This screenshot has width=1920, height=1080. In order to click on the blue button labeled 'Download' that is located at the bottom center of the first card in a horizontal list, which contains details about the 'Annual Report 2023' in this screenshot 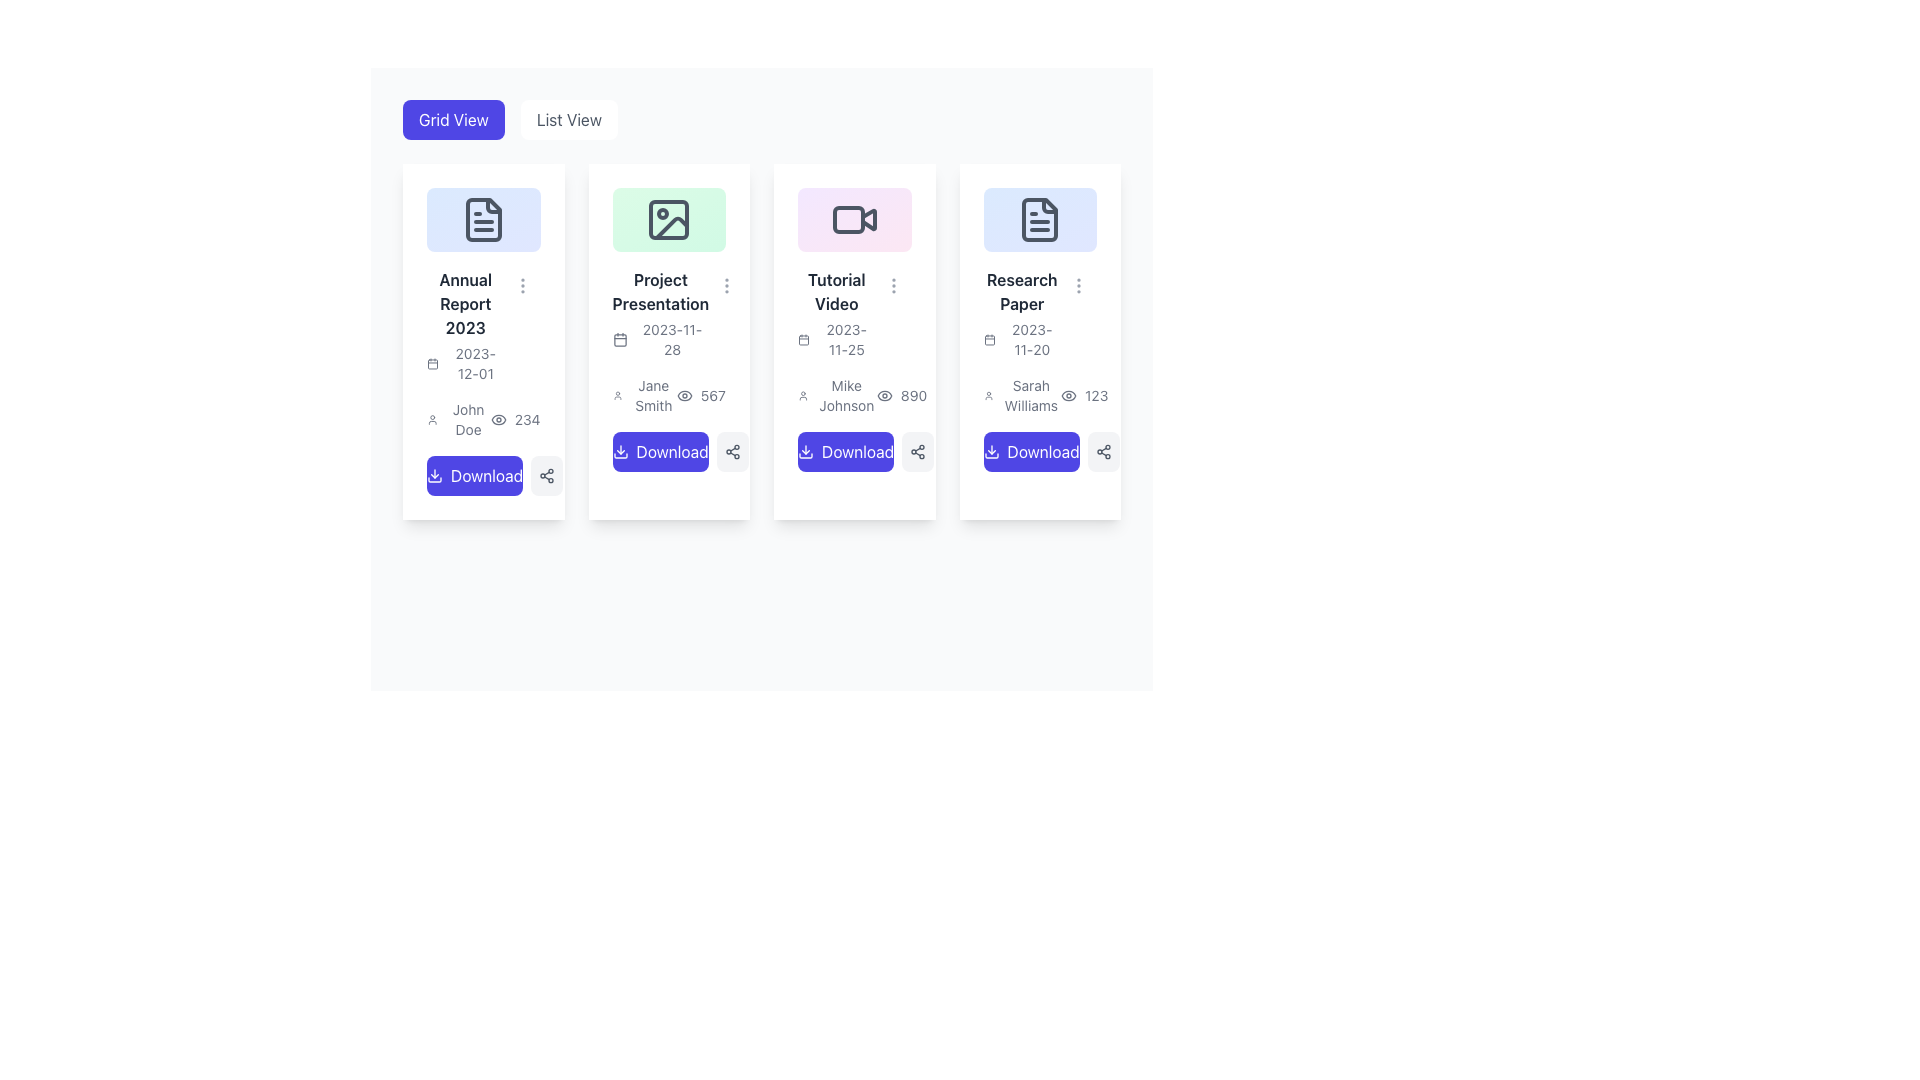, I will do `click(487, 475)`.